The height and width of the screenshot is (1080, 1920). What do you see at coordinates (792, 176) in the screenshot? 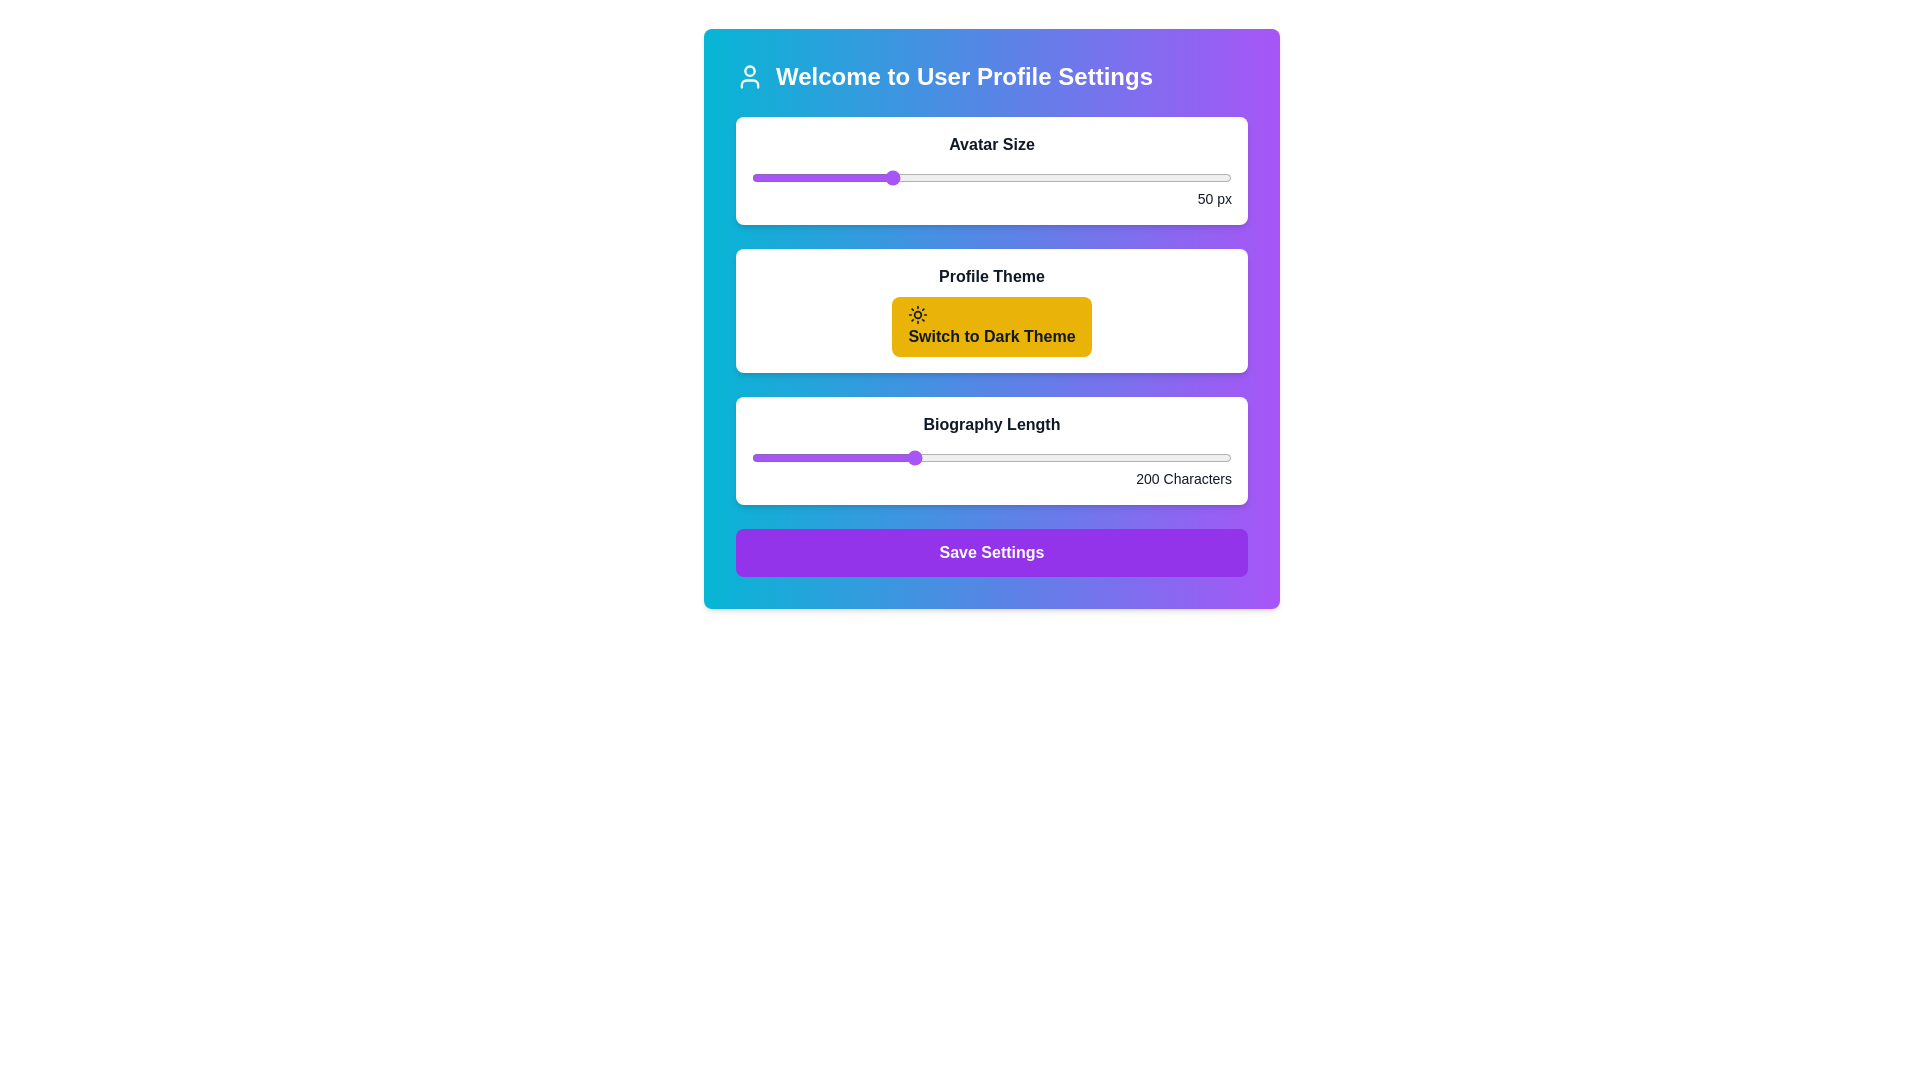
I see `the slider` at bounding box center [792, 176].